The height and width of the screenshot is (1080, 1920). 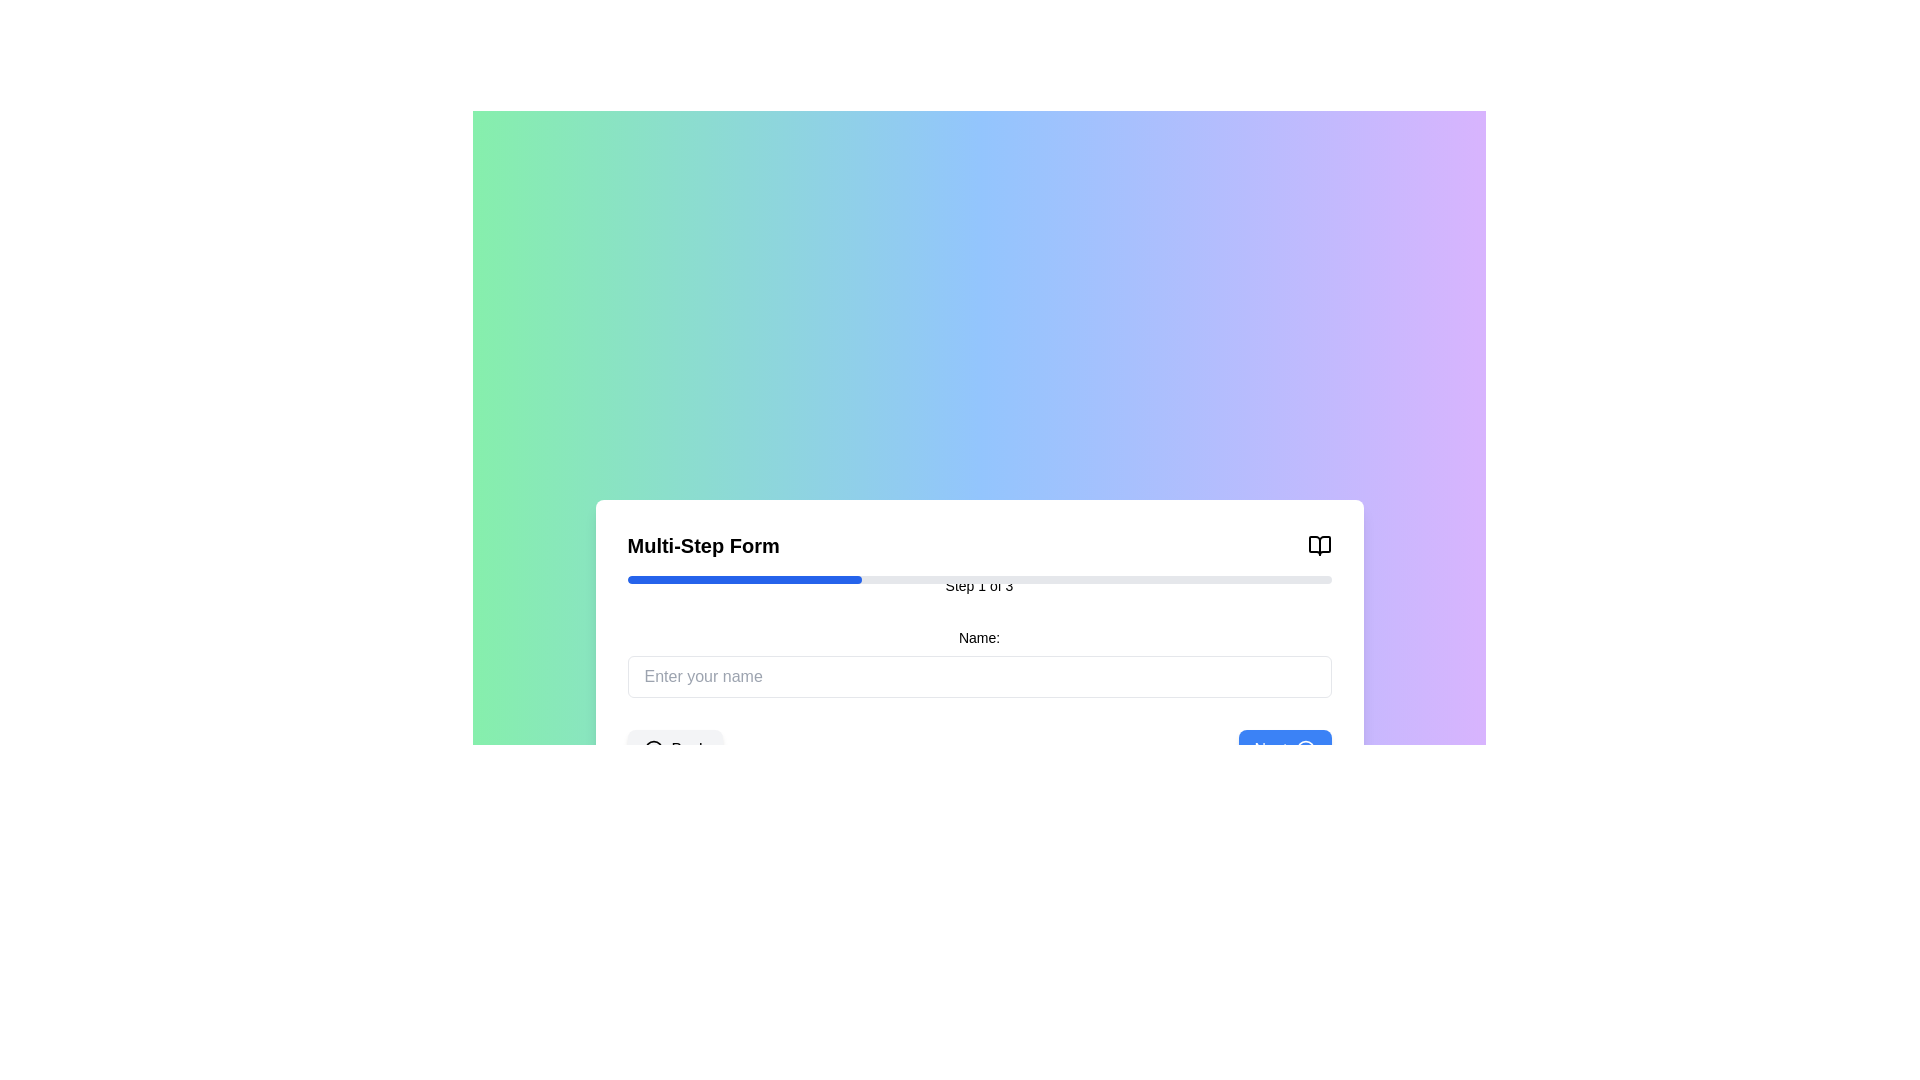 I want to click on the progress bar chunk that visually represents the current step's completion in the multi-step process, located beneath the header 'Multi-Step Form' and above the label 'Step 1 of 3', so click(x=743, y=579).